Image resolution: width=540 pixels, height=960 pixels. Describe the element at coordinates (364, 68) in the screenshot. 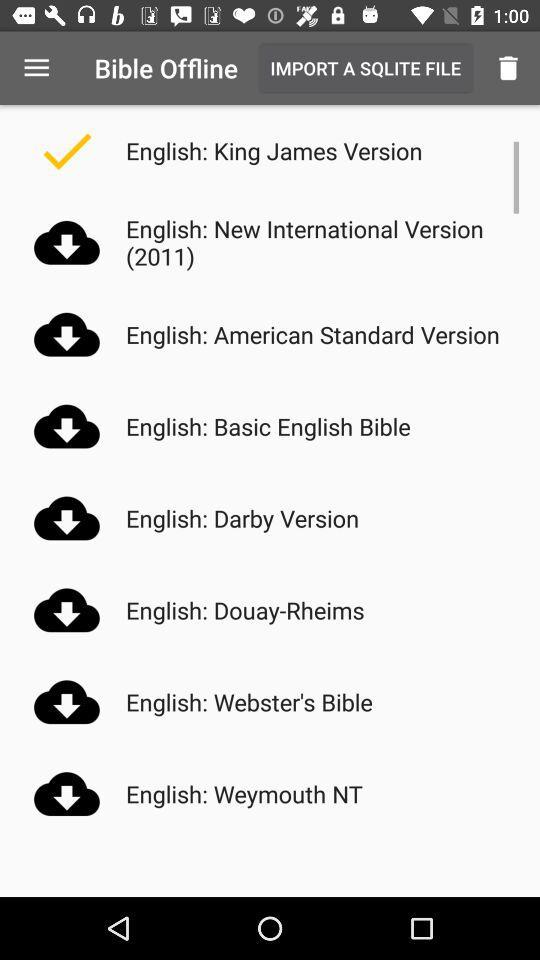

I see `icon to the right of bible offline icon` at that location.